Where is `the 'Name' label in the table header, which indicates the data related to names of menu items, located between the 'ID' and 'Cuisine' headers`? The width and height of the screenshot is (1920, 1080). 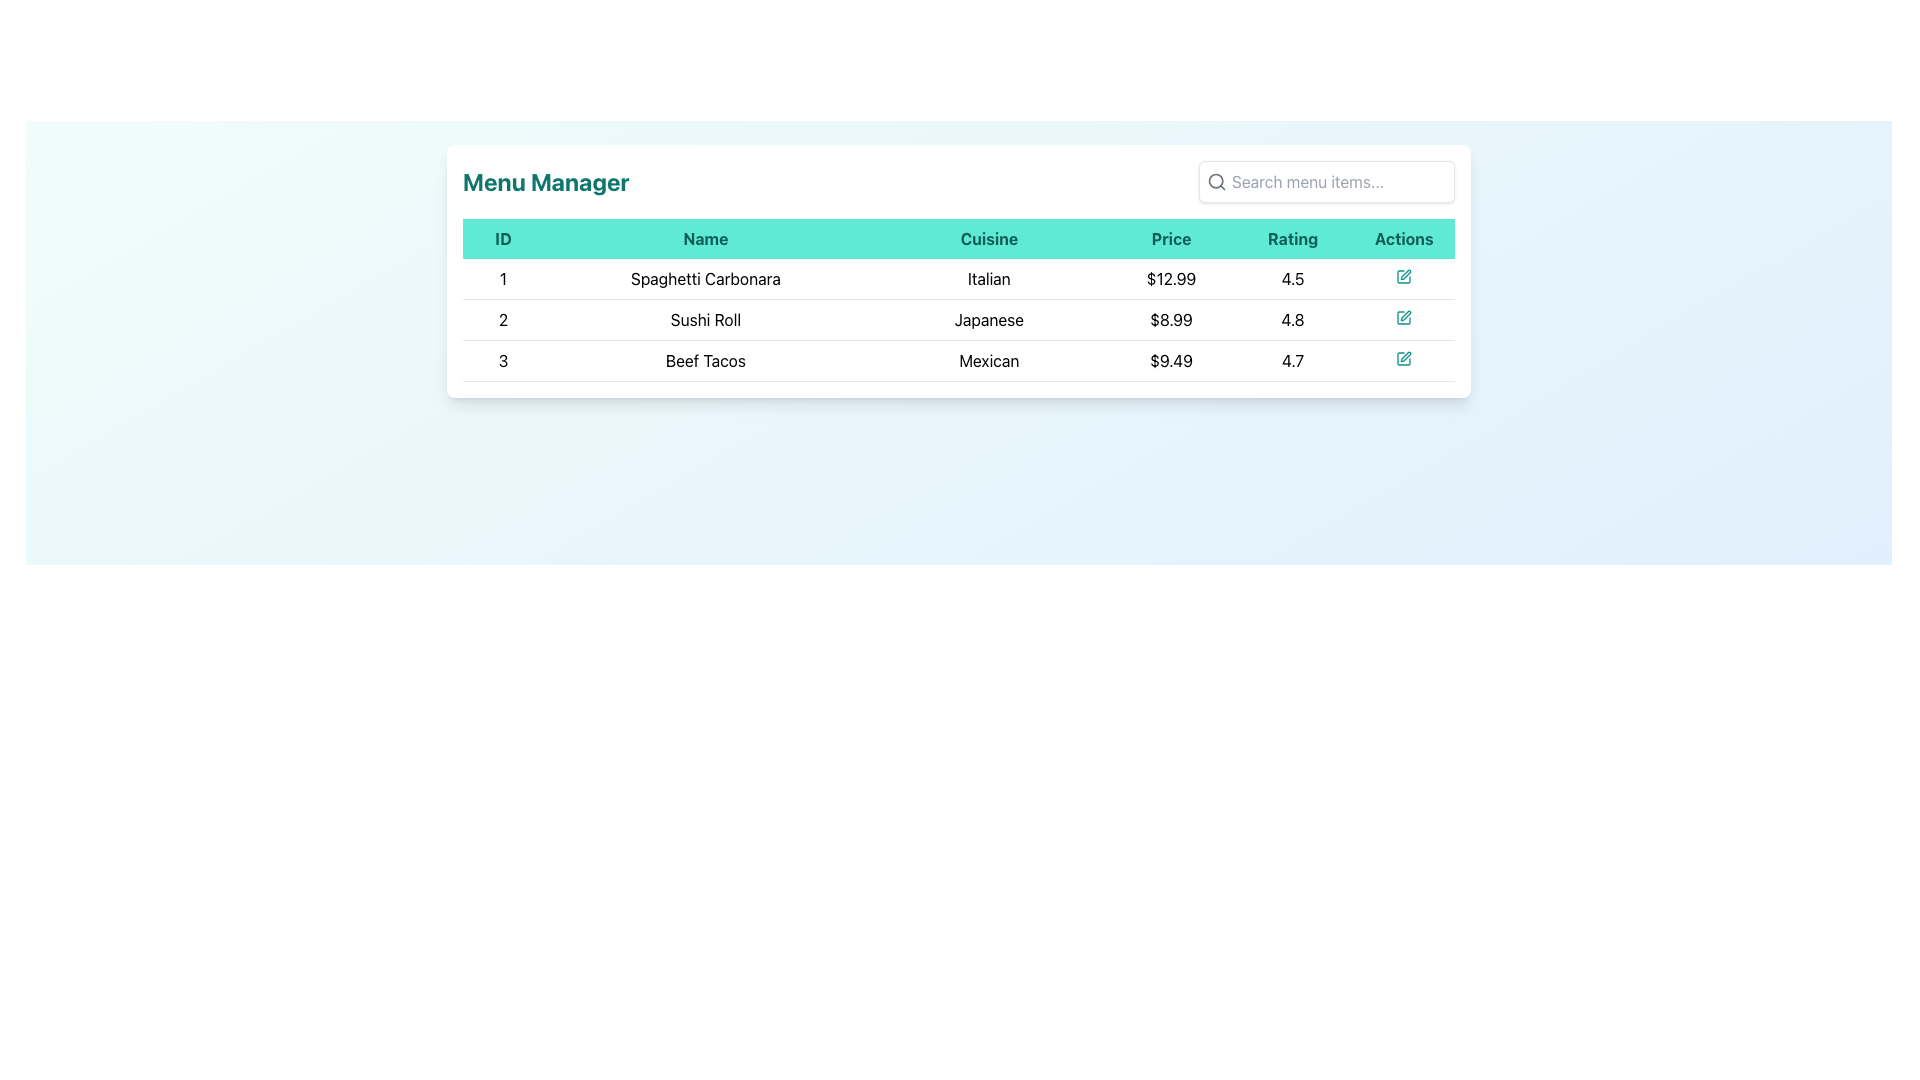
the 'Name' label in the table header, which indicates the data related to names of menu items, located between the 'ID' and 'Cuisine' headers is located at coordinates (705, 238).